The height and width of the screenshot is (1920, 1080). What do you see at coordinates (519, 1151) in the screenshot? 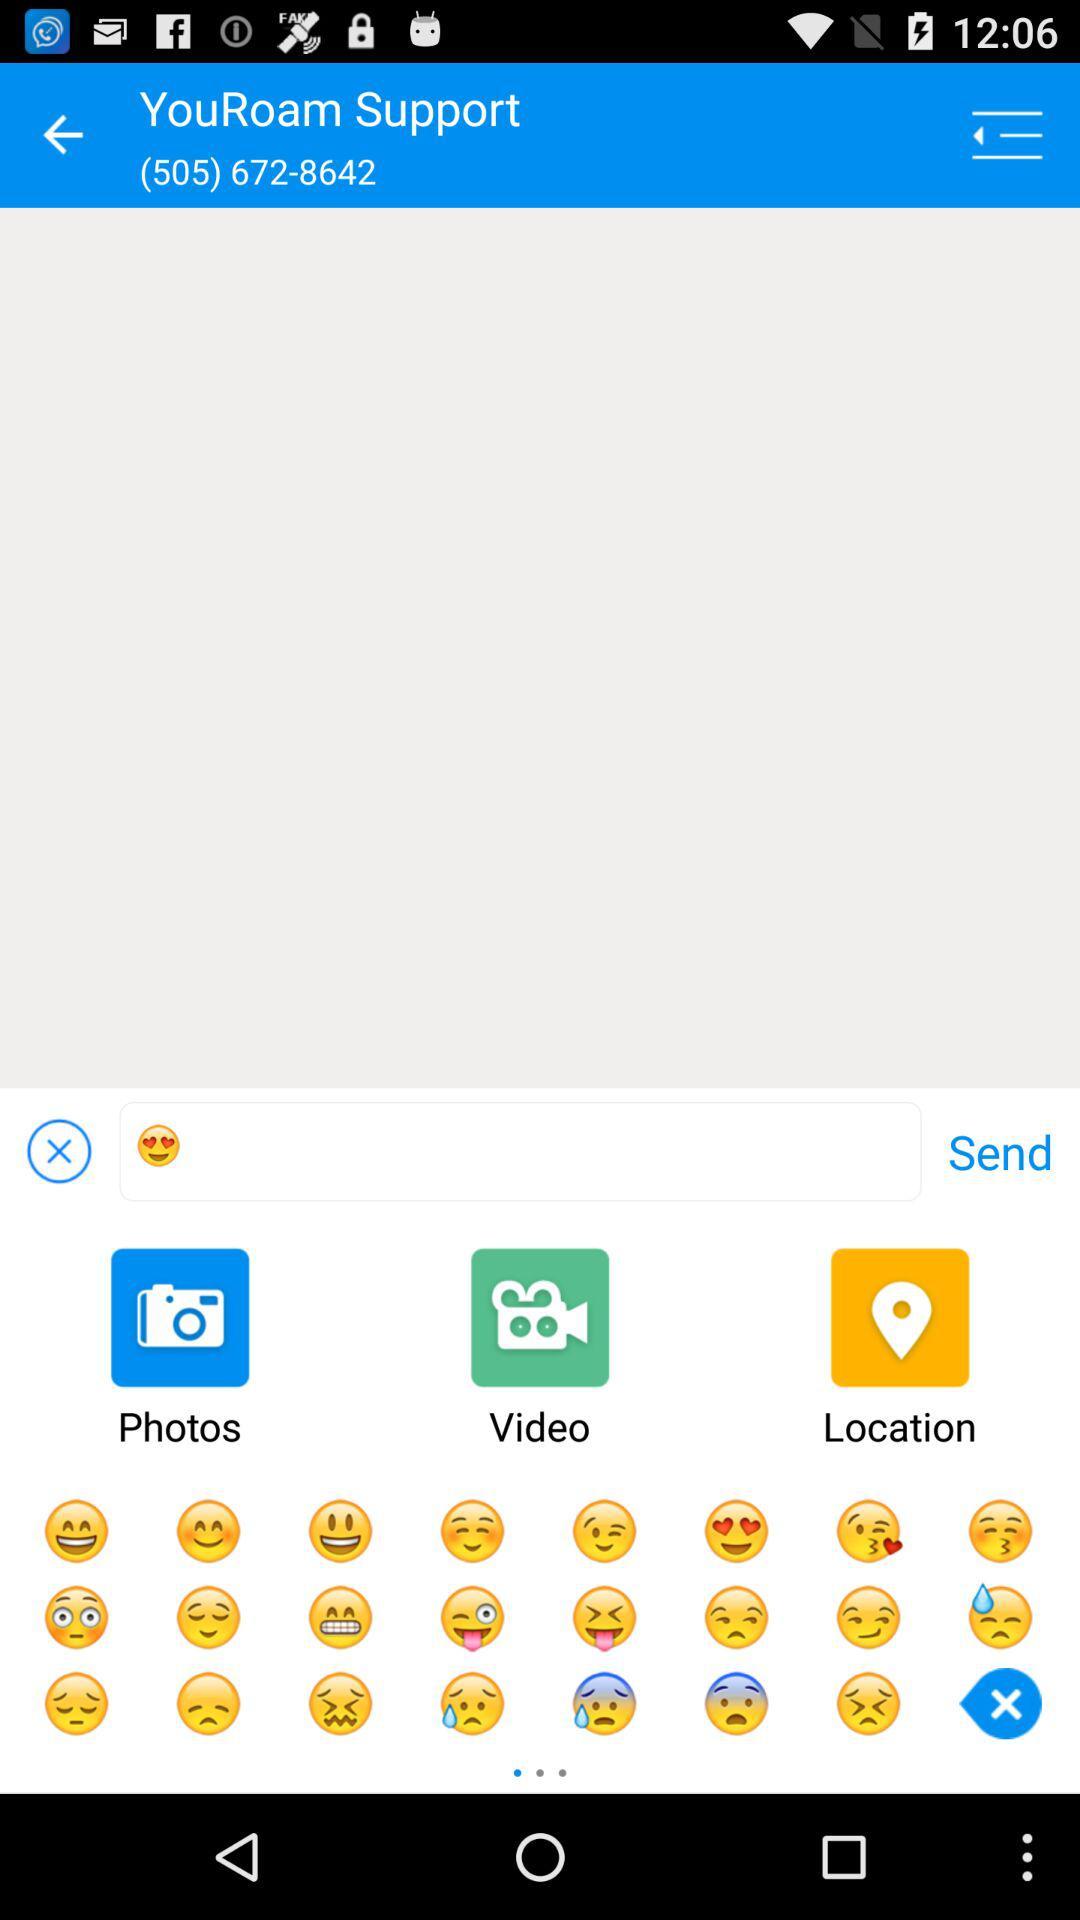
I see `icon to the left of the send item` at bounding box center [519, 1151].